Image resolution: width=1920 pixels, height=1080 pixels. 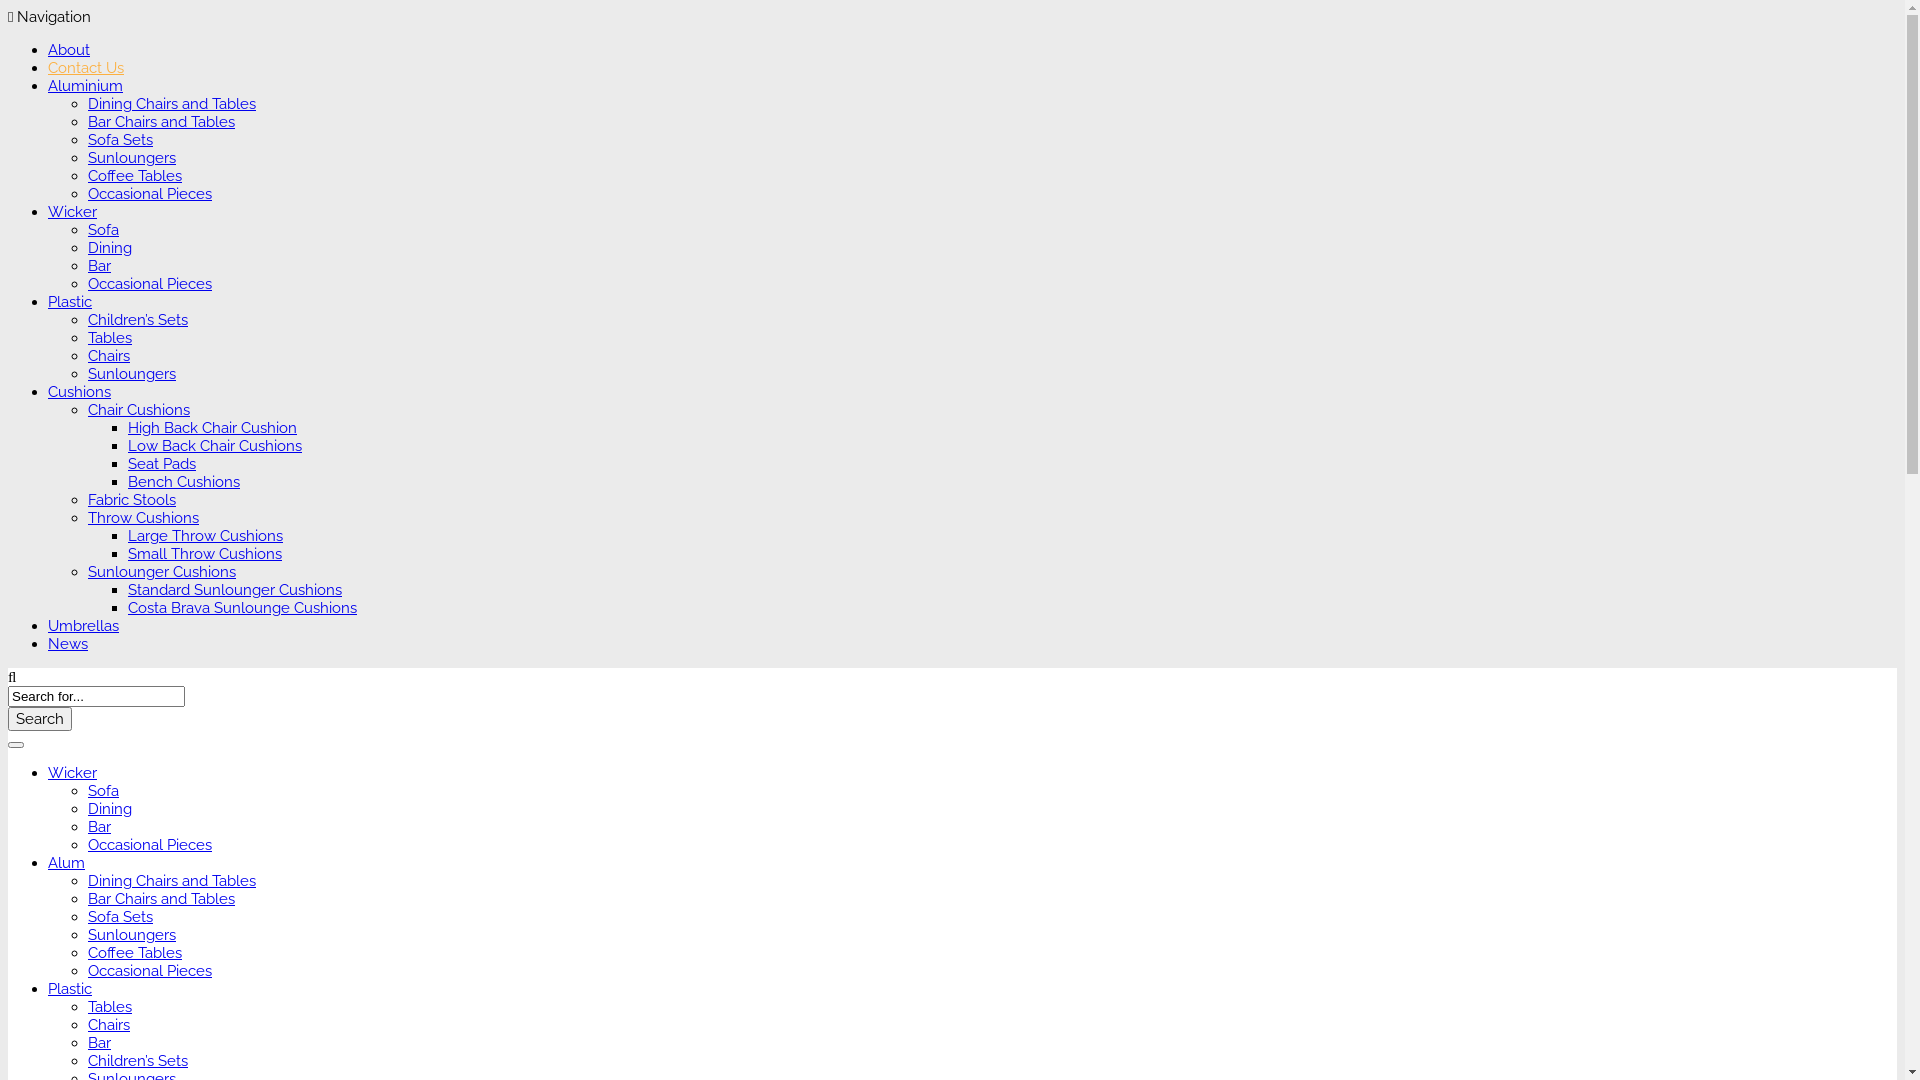 What do you see at coordinates (130, 374) in the screenshot?
I see `'Sunloungers'` at bounding box center [130, 374].